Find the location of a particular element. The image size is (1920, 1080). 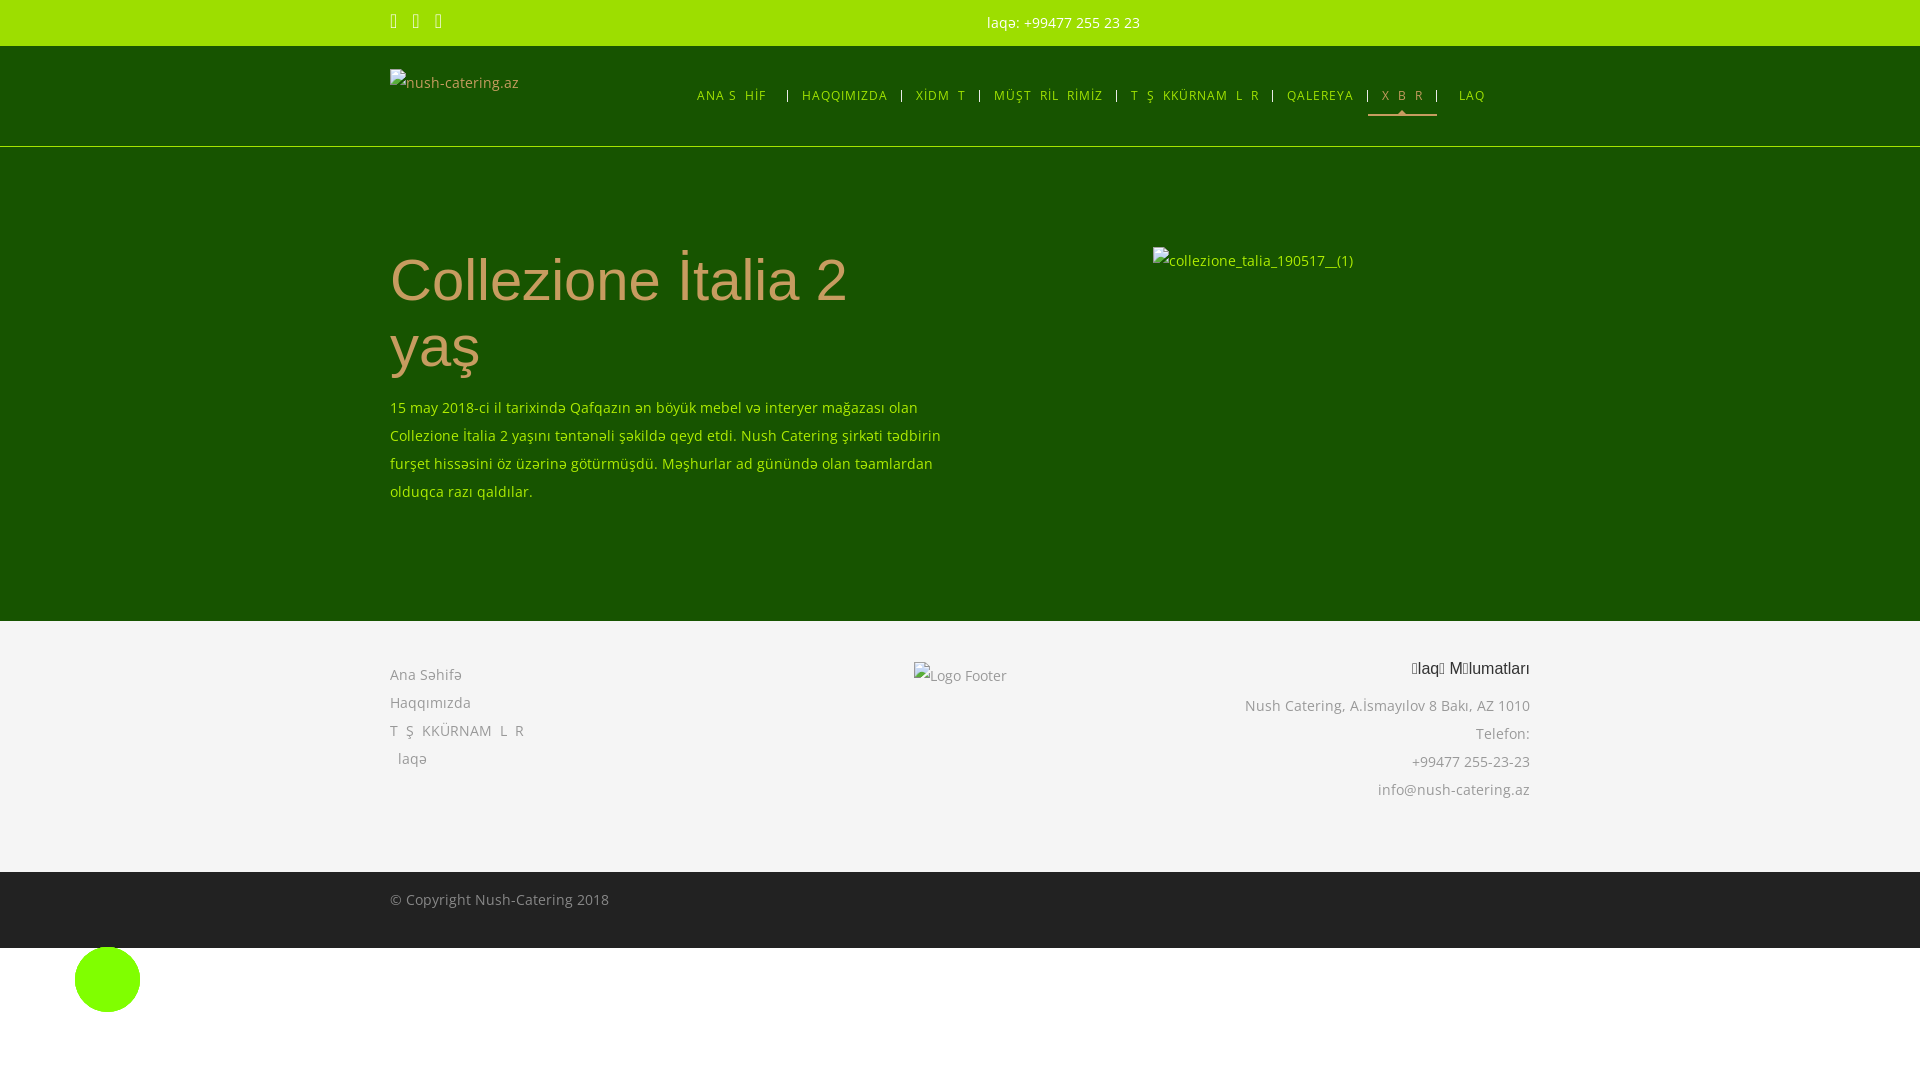

'HAQQIMIZDA' is located at coordinates (844, 96).